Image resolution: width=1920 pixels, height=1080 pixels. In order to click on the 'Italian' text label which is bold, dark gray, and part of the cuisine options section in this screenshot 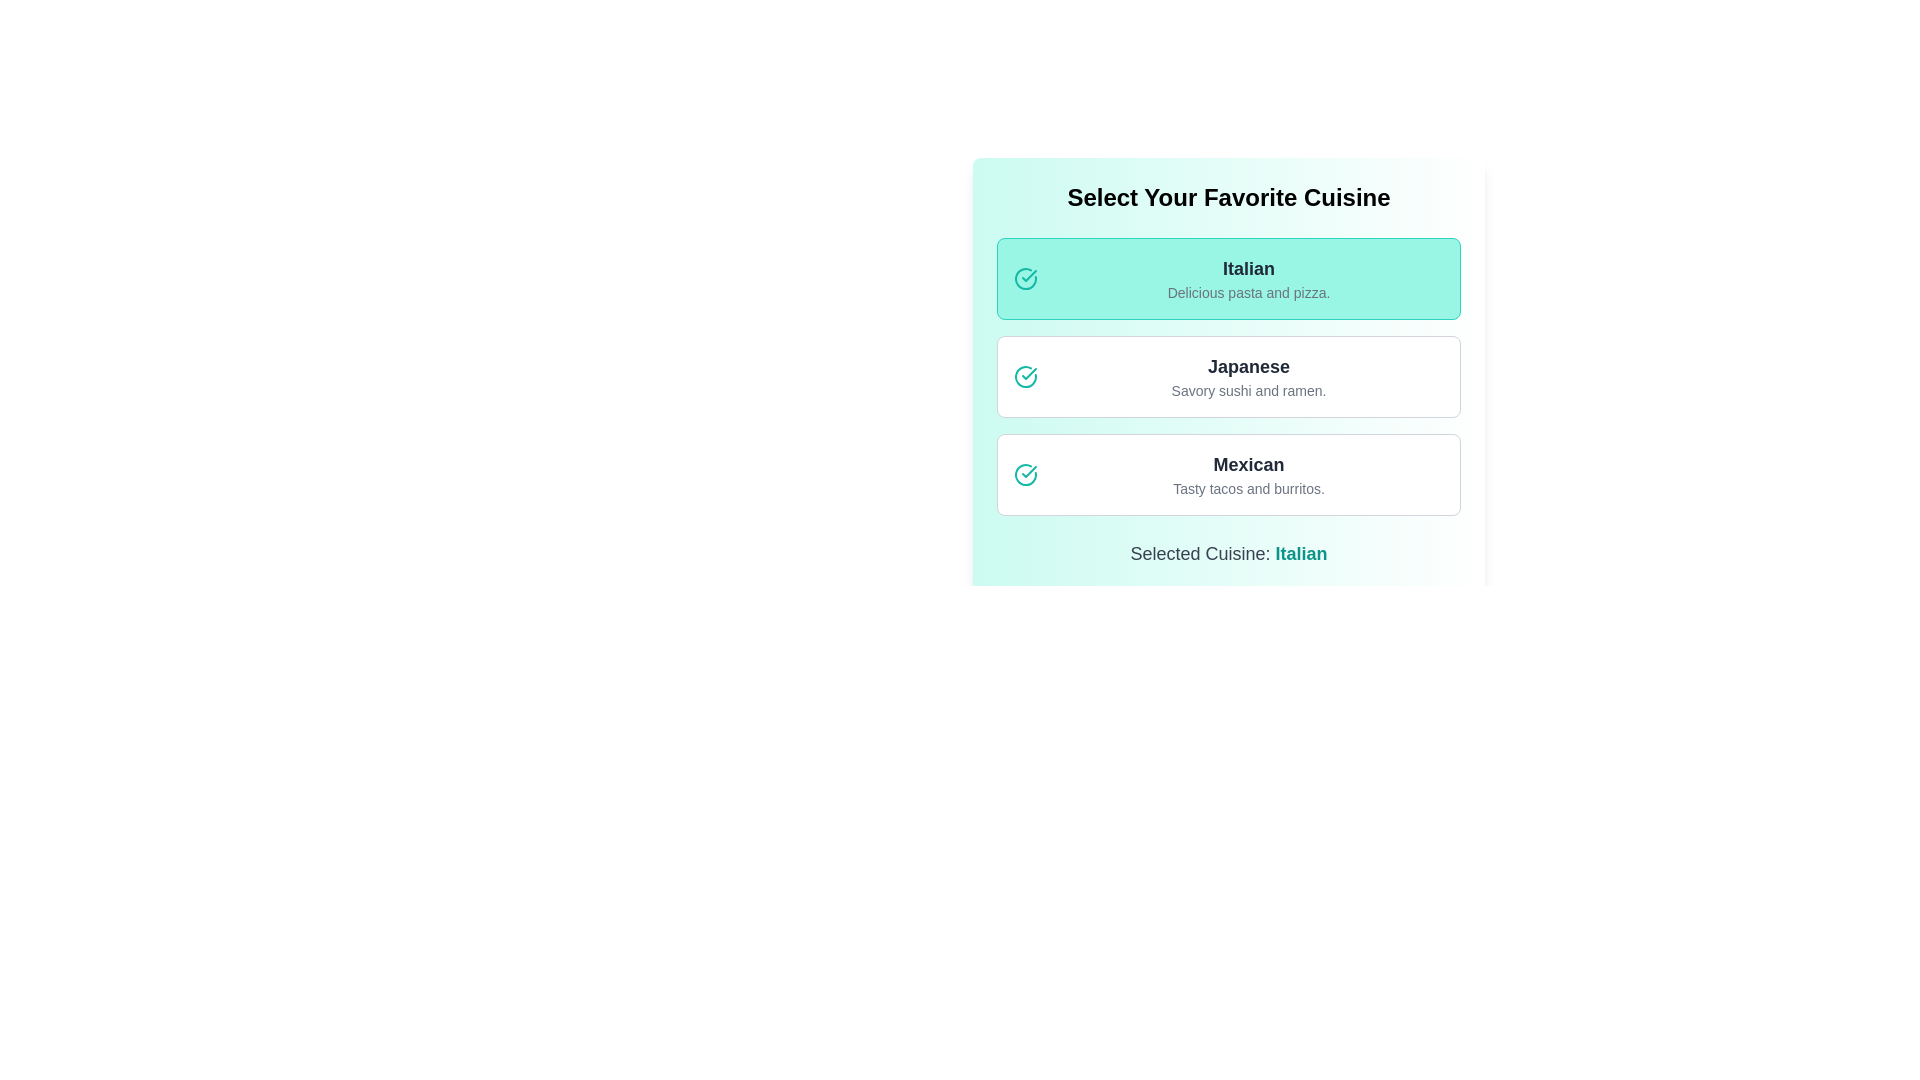, I will do `click(1247, 268)`.